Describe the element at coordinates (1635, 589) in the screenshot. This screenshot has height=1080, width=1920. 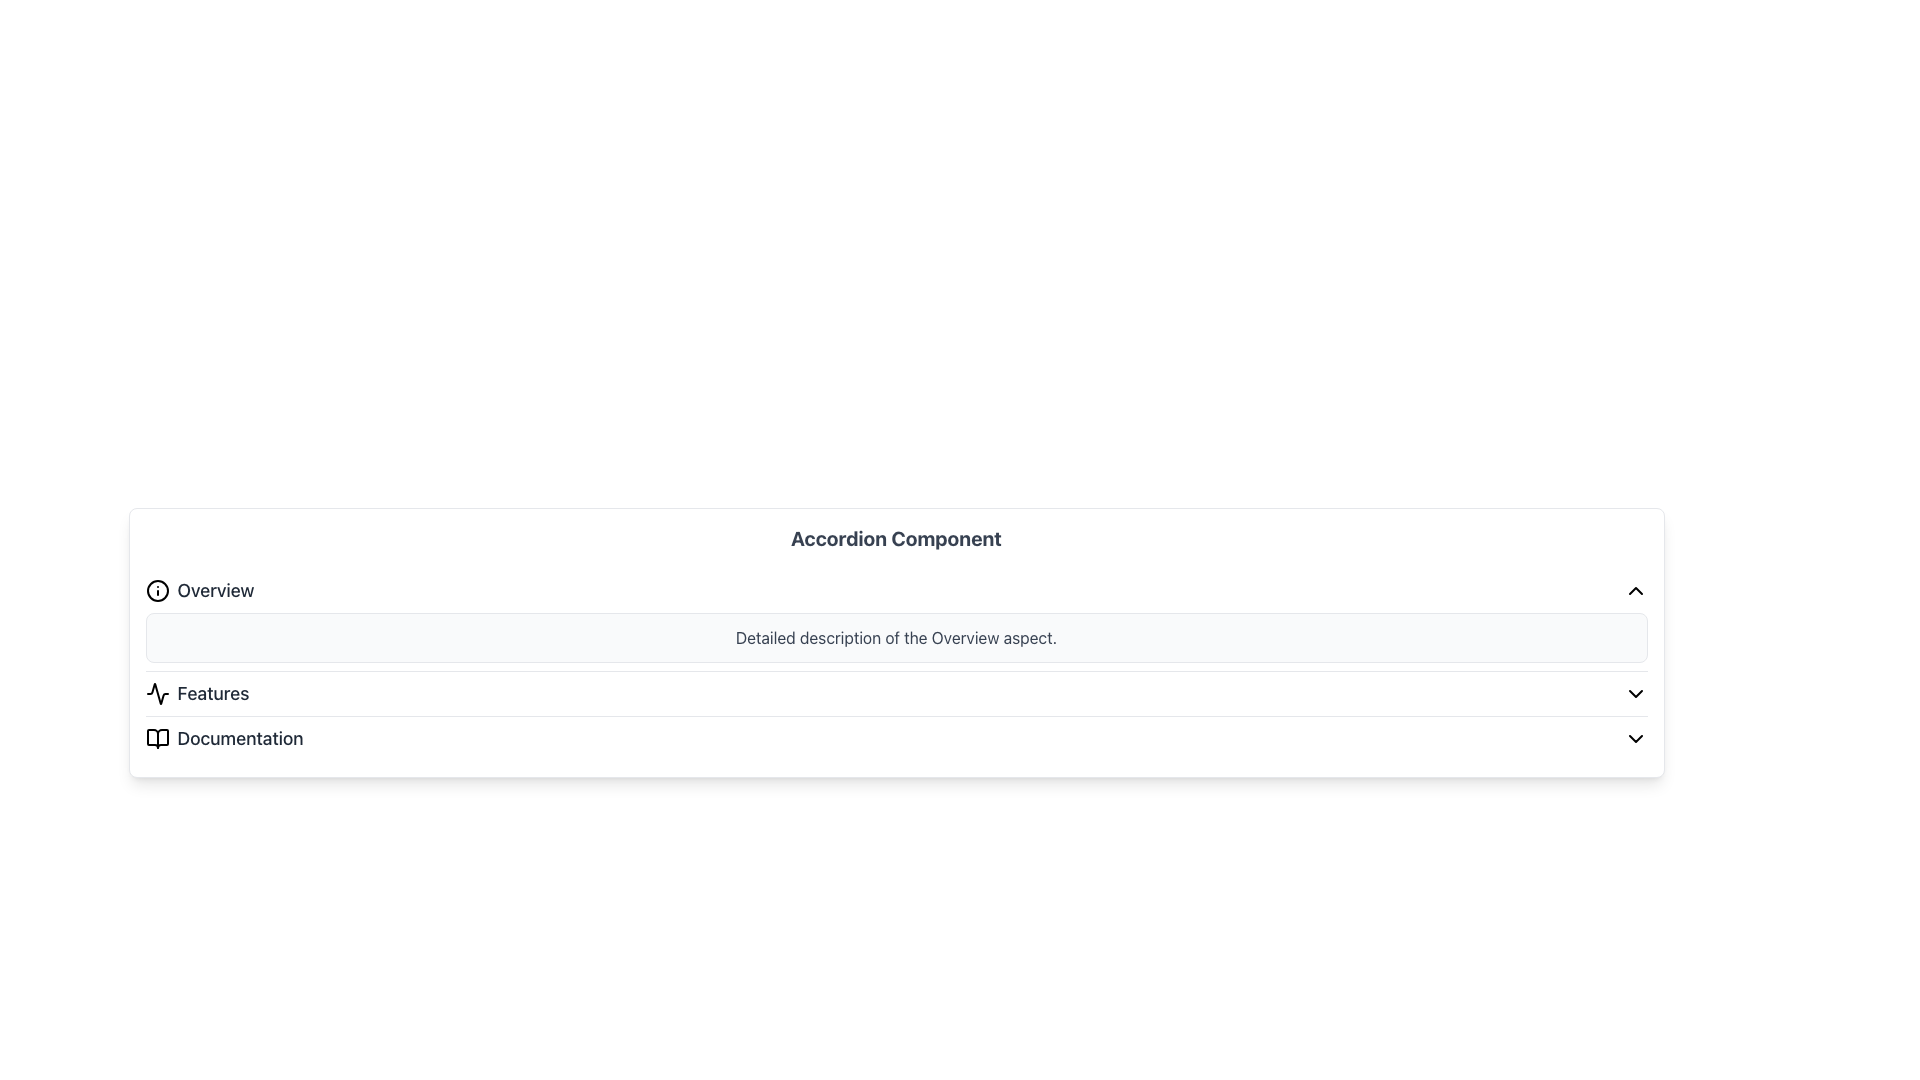
I see `the collapse icon located at the far-right corner of the header section next to the 'Overview' text` at that location.